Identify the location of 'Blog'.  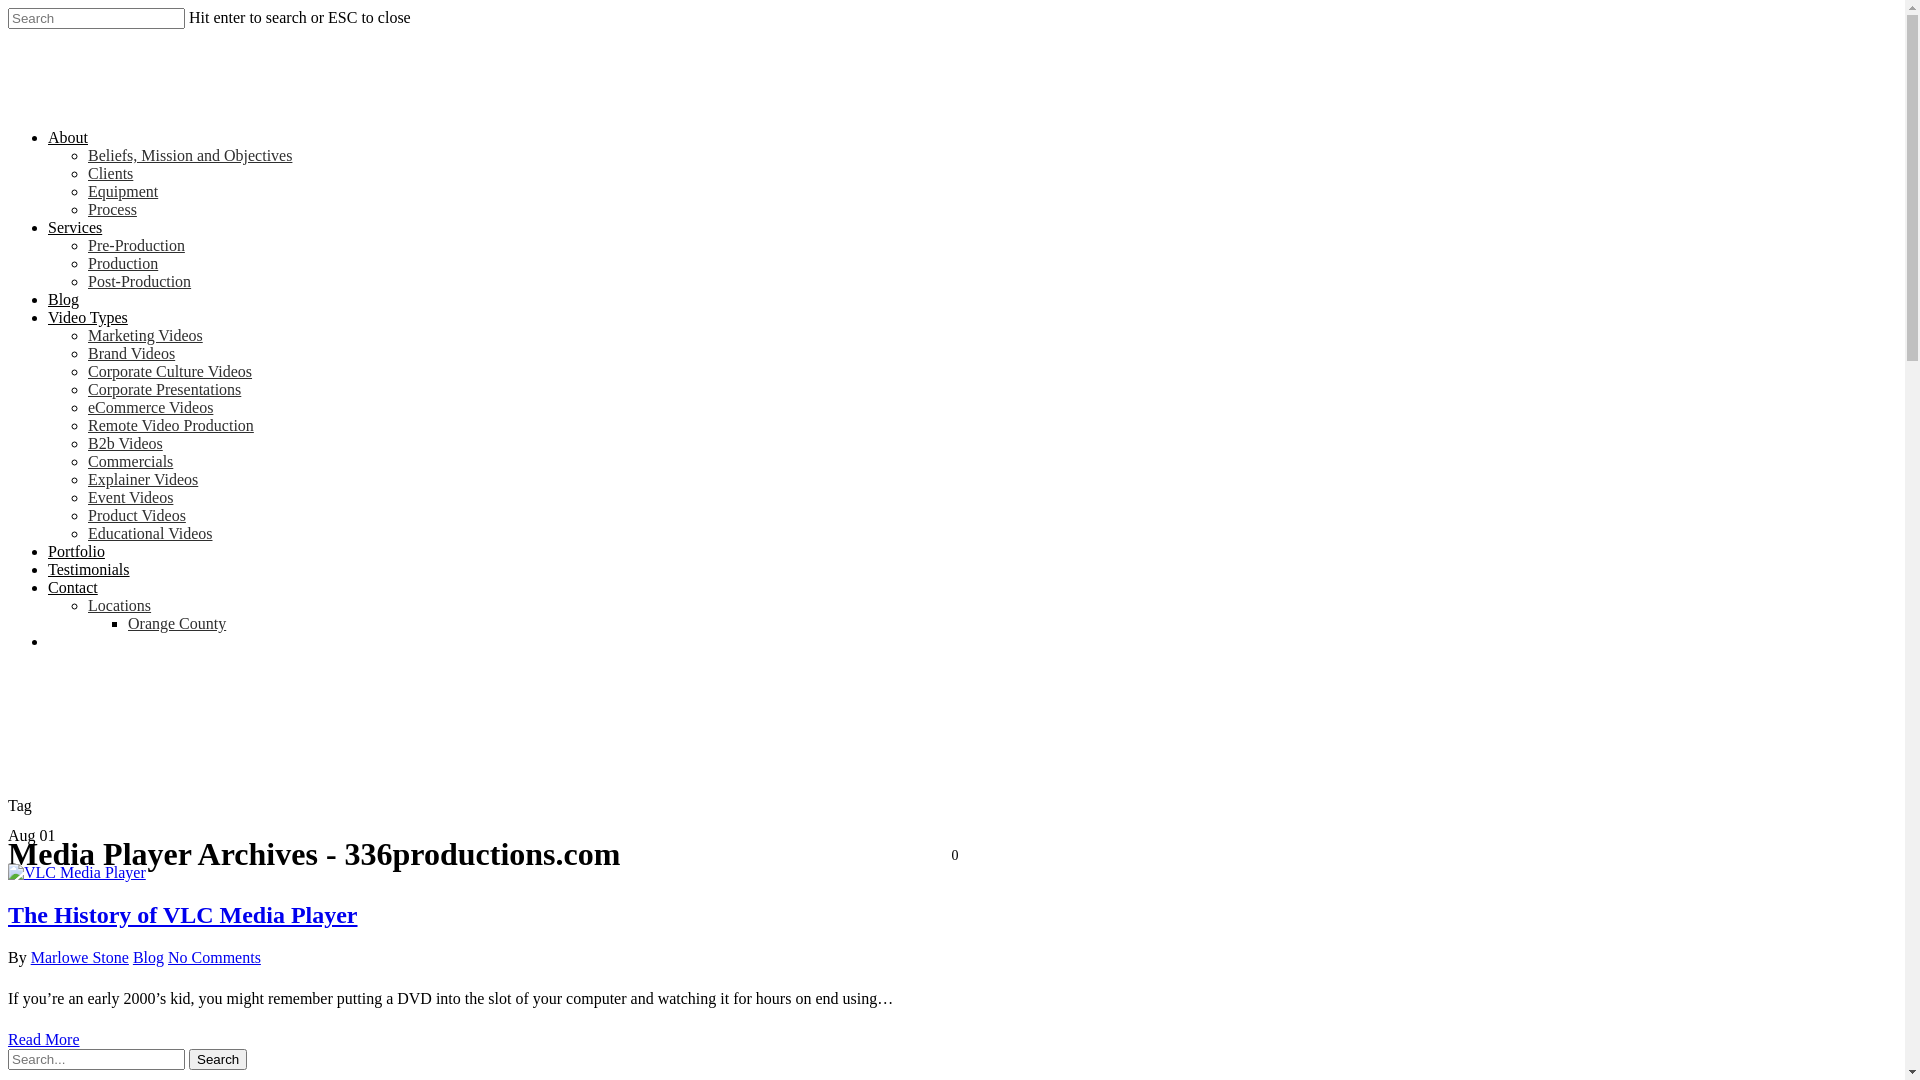
(63, 299).